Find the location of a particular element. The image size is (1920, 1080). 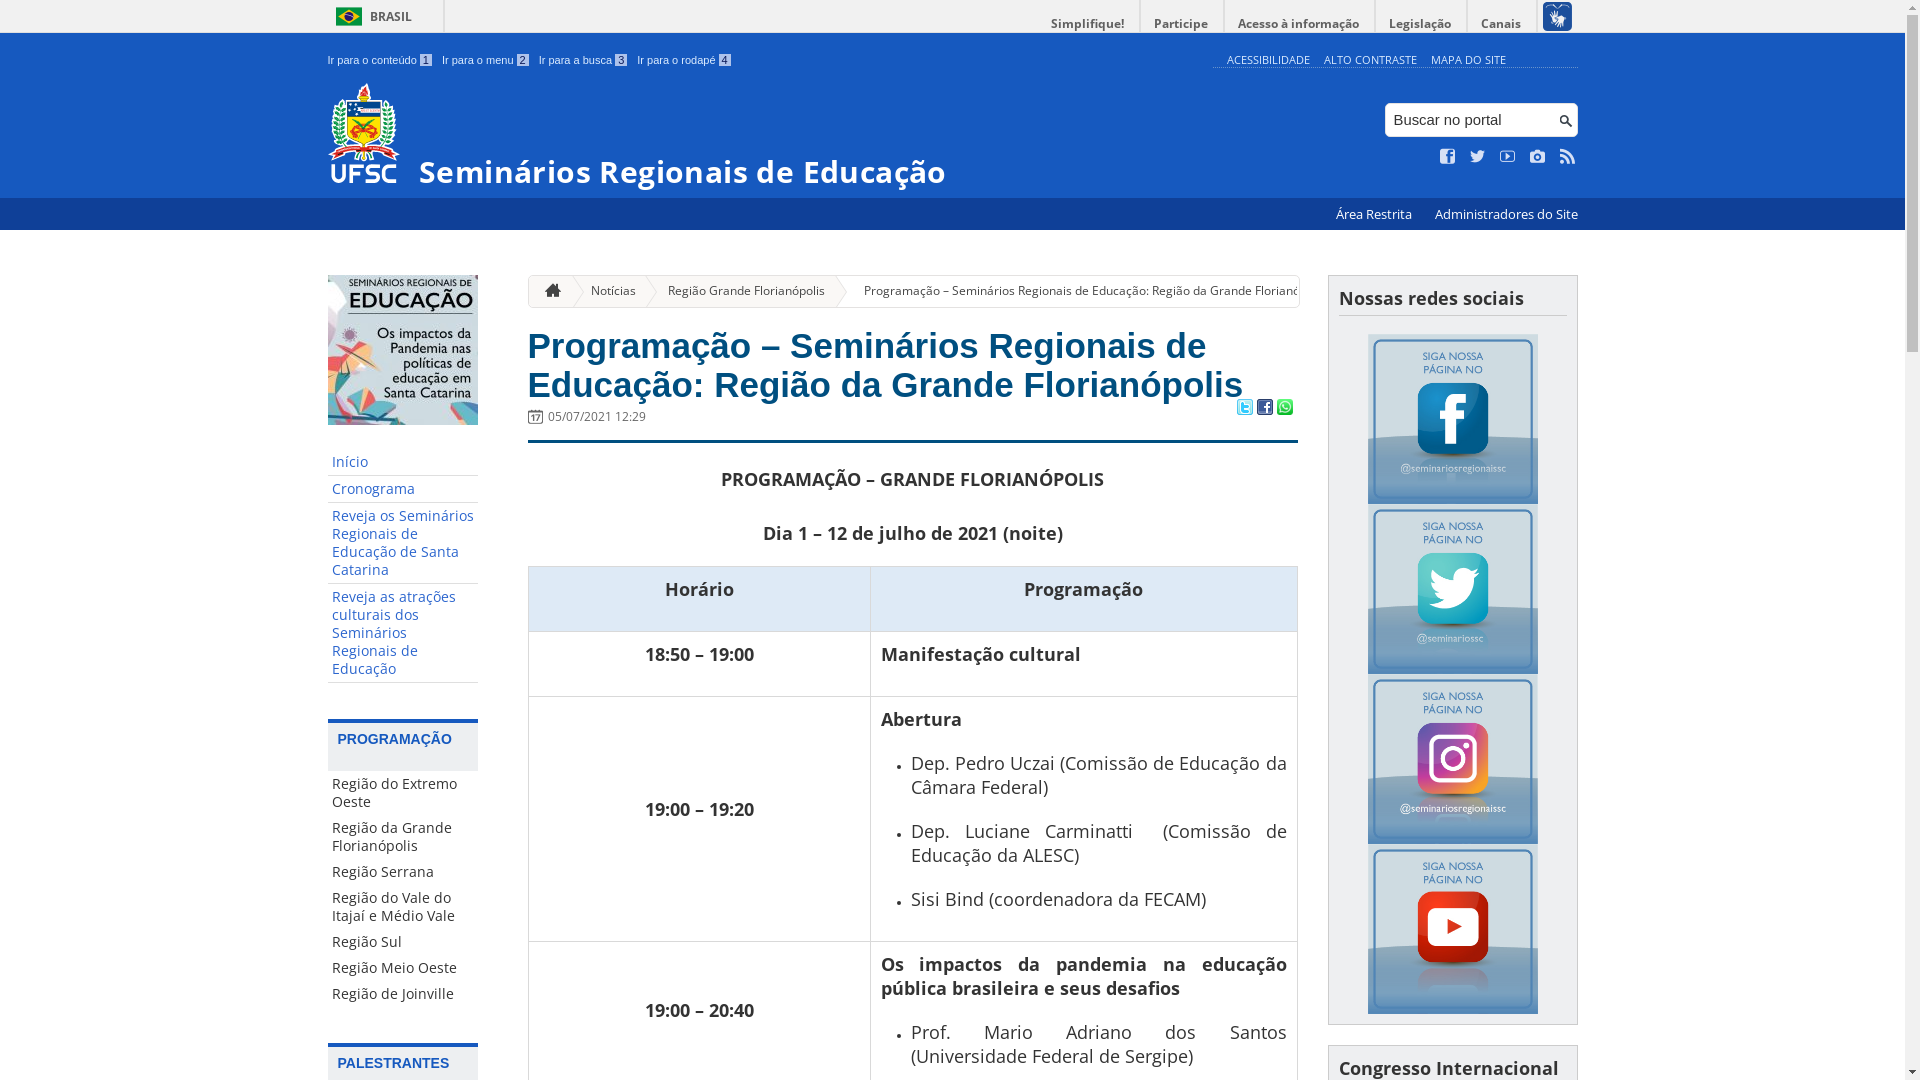

'Participe' is located at coordinates (1140, 23).